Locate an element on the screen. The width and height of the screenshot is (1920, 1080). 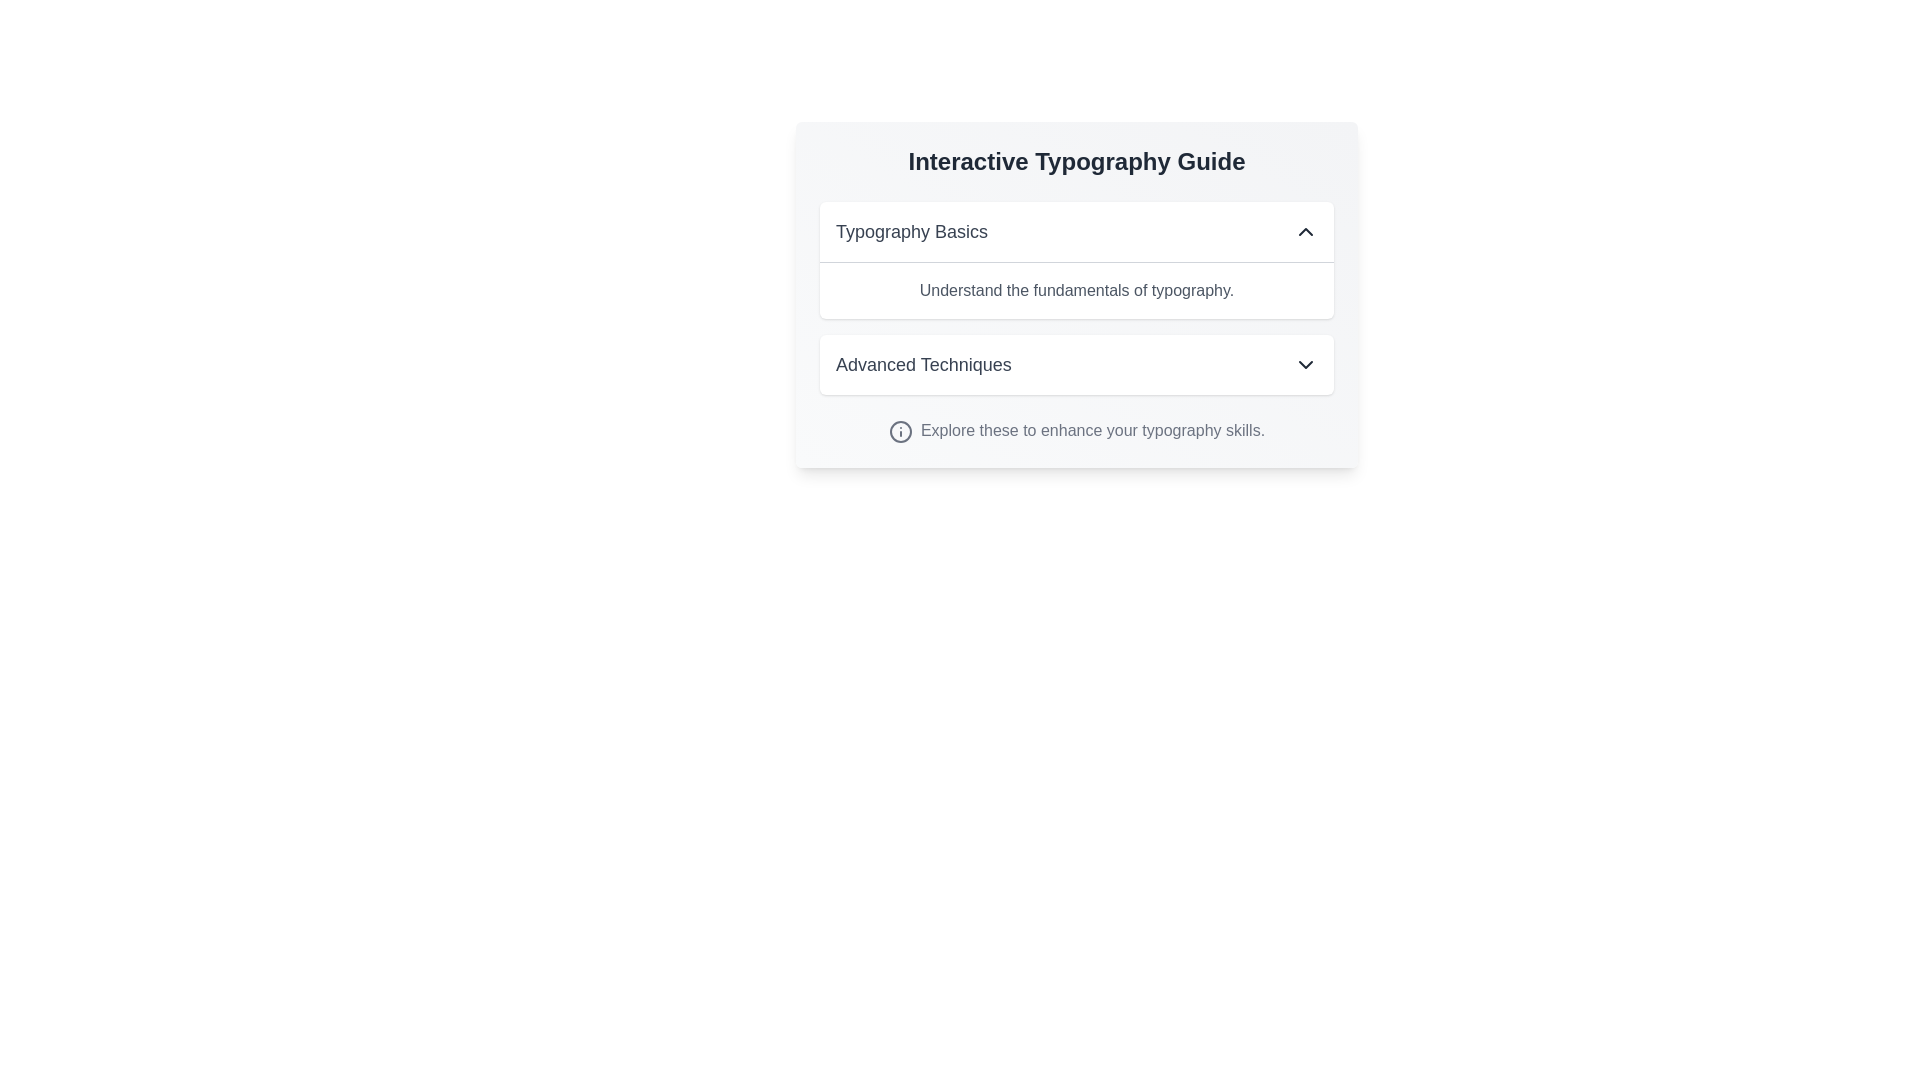
the informational icon located to the left of the text 'Explore these to enhance your typography skills.' in the bottom section of the card with headings 'Typography Basics' and 'Advanced Techniques' is located at coordinates (899, 430).